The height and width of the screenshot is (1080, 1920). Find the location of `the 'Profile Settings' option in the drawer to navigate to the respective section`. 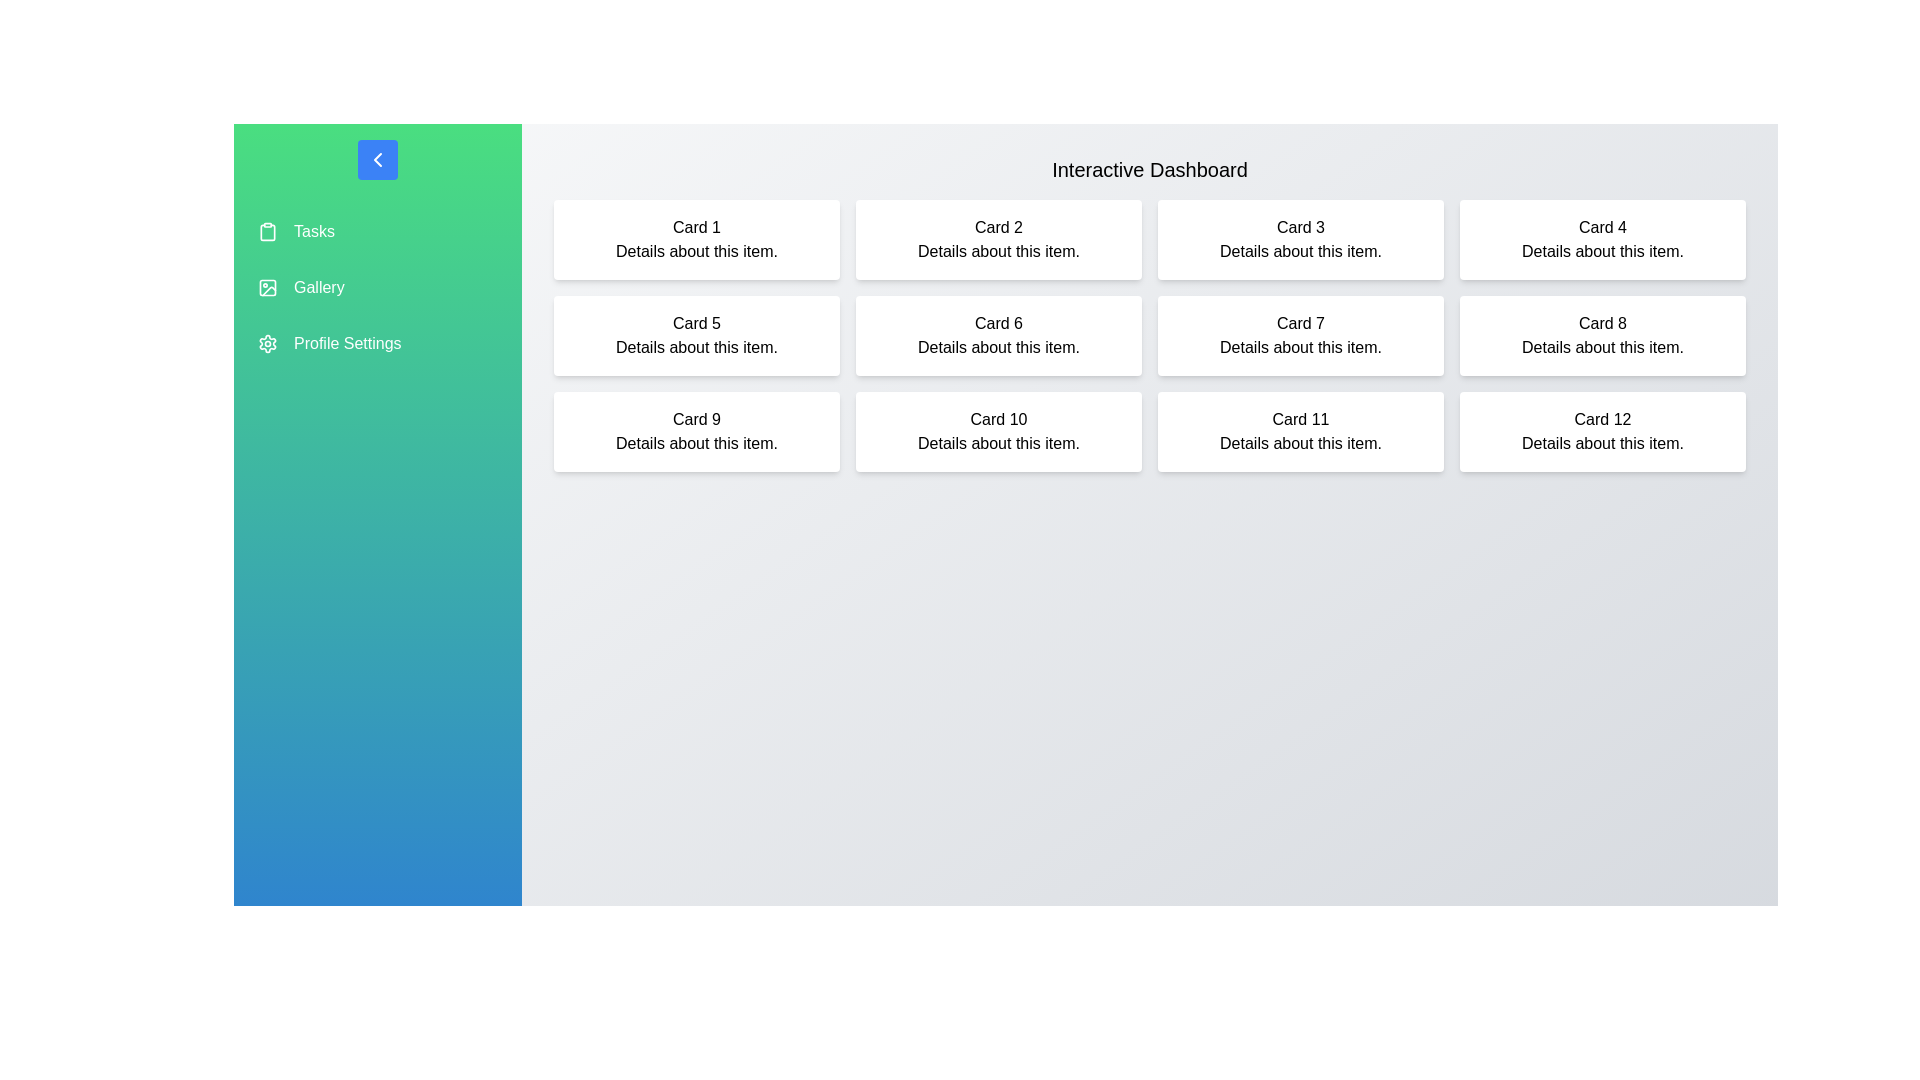

the 'Profile Settings' option in the drawer to navigate to the respective section is located at coordinates (378, 342).